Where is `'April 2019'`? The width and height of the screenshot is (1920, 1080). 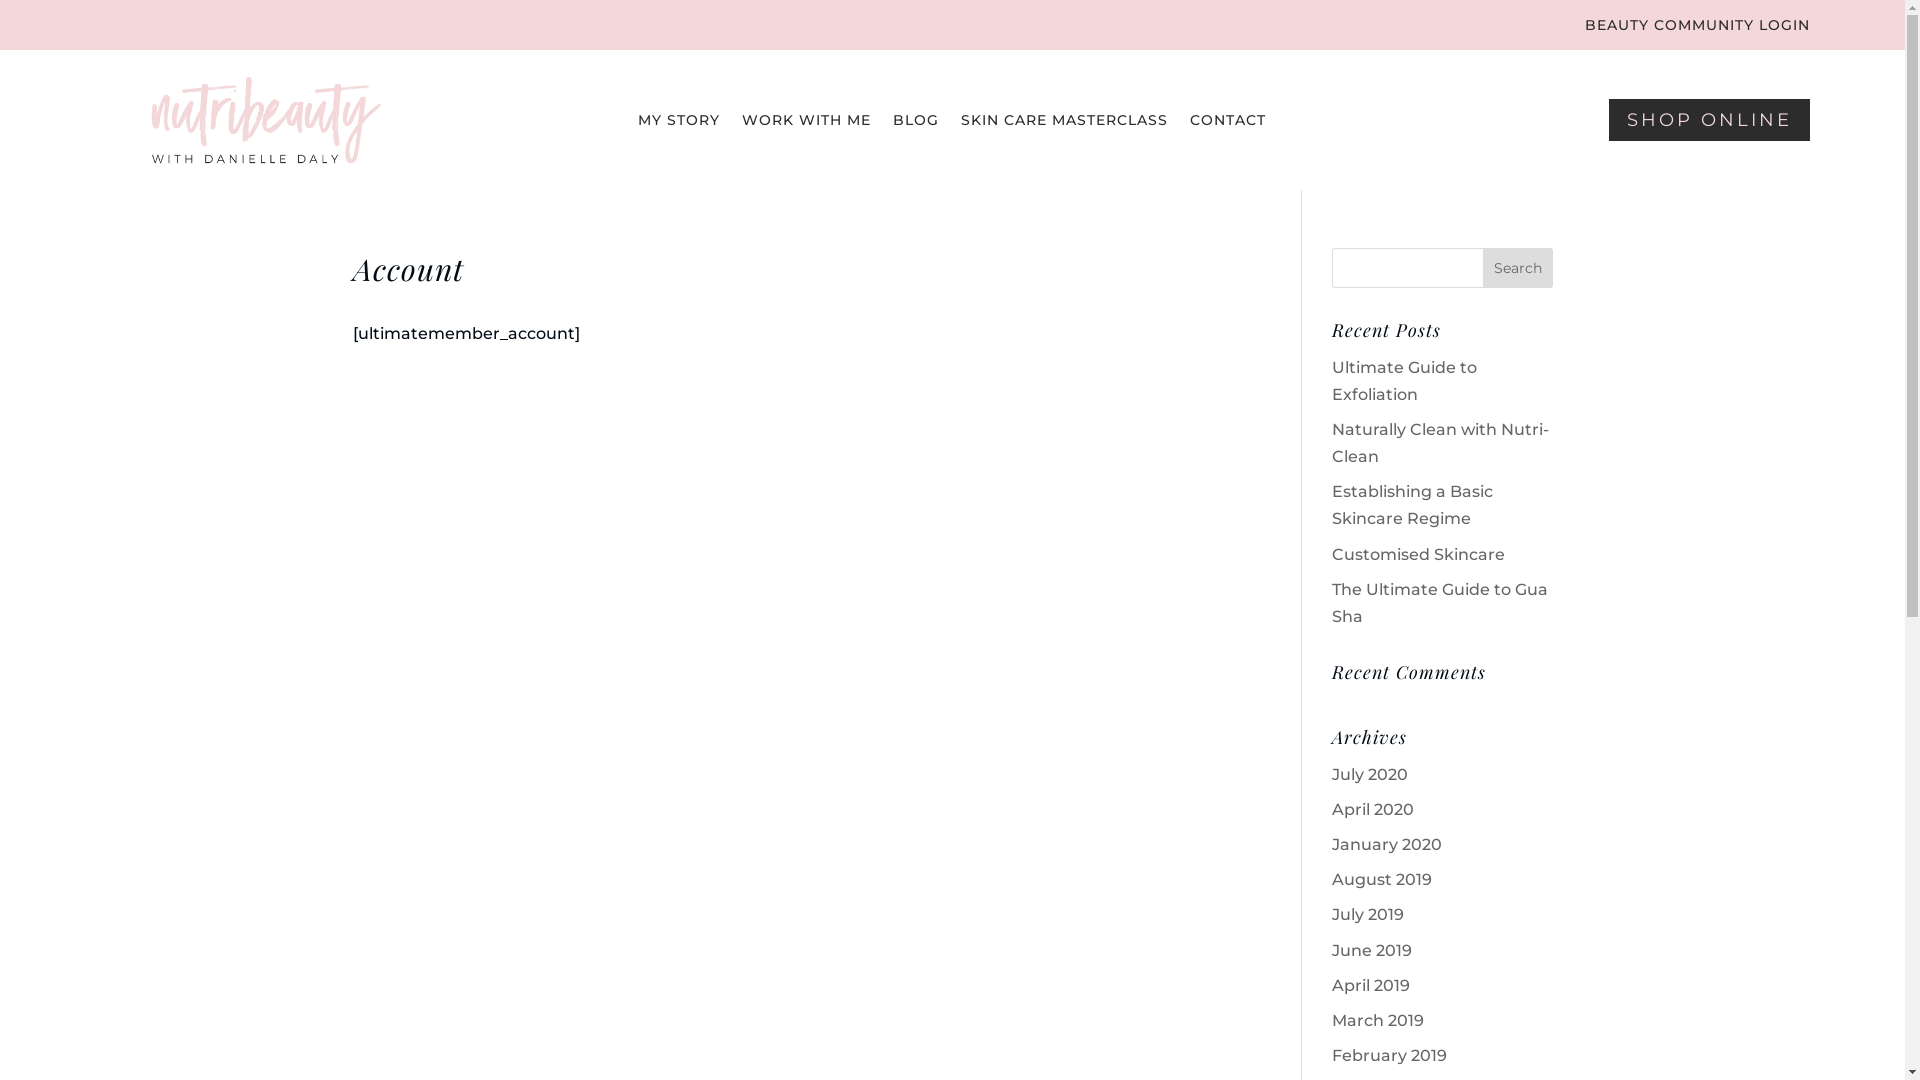
'April 2019' is located at coordinates (1370, 984).